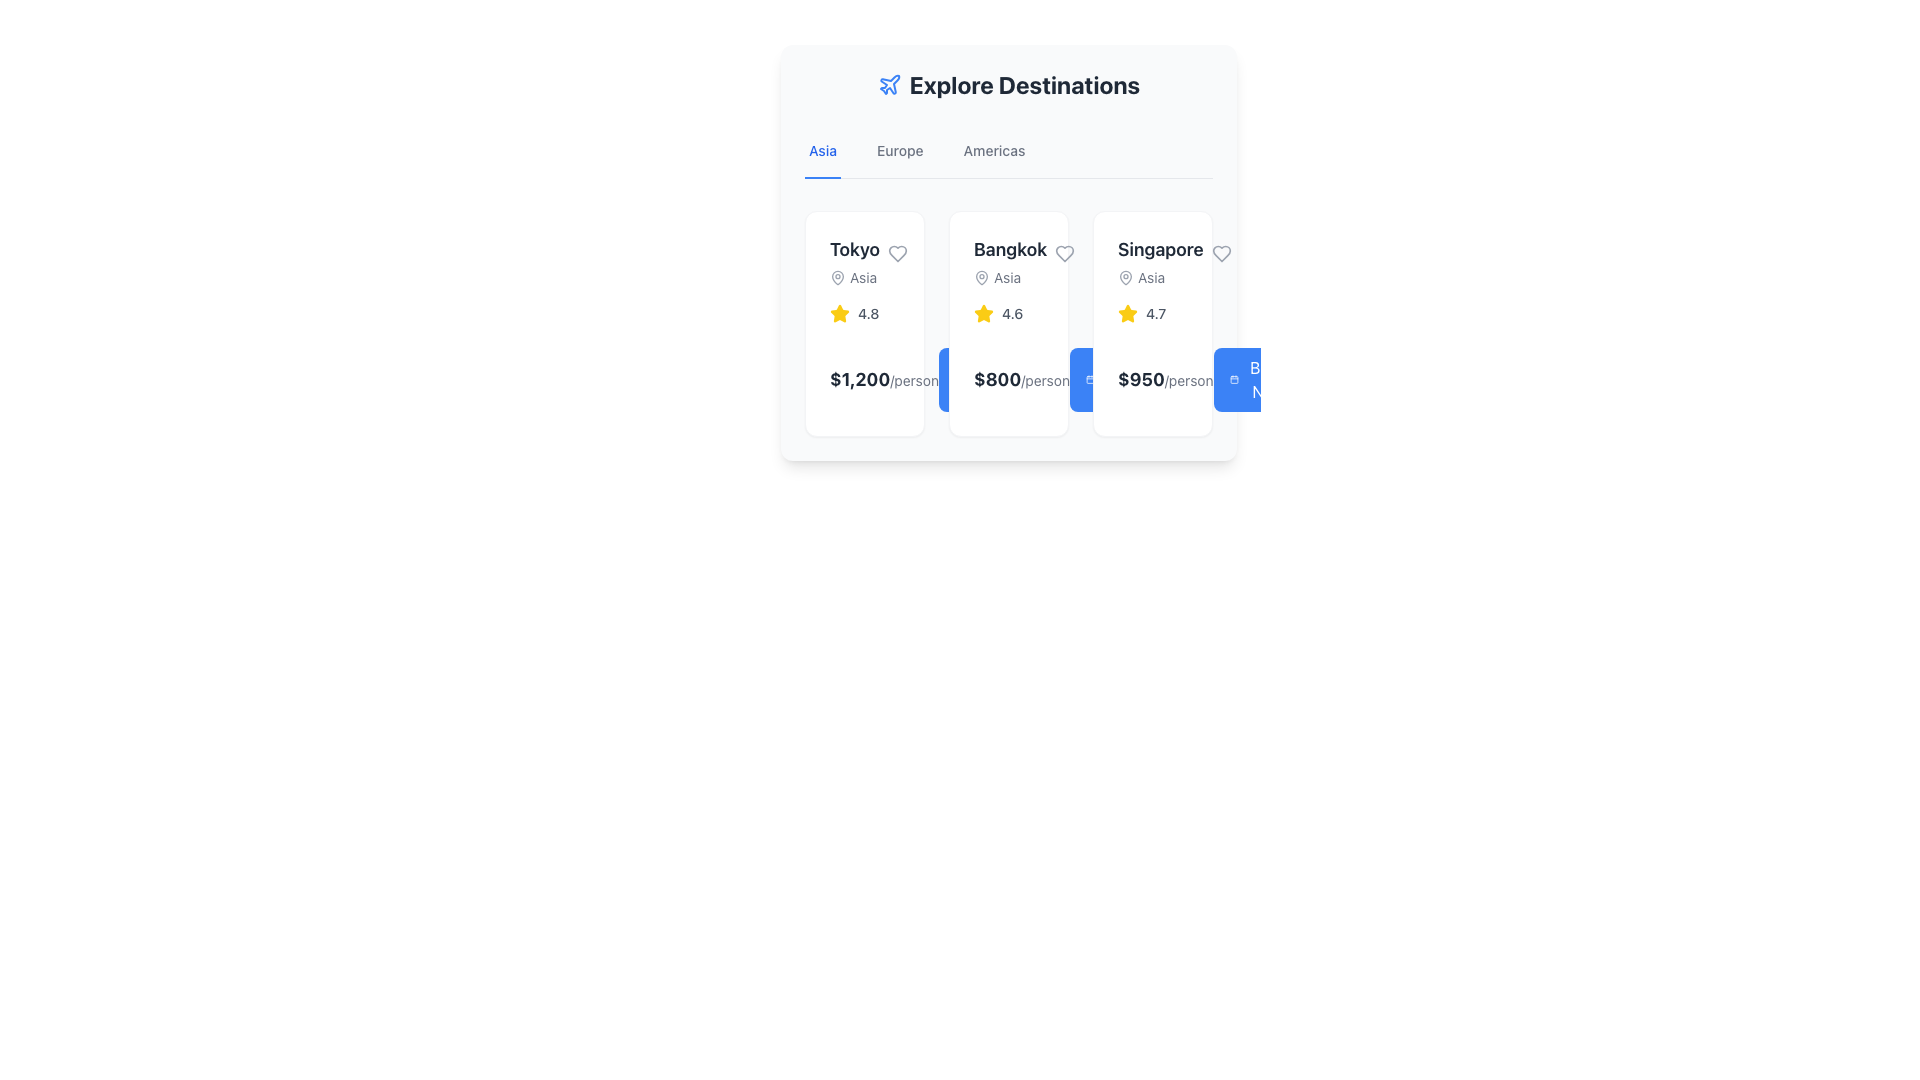  Describe the element at coordinates (983, 313) in the screenshot. I see `the rating star icon in the middle card (Bangkok) under the 'Asia' tab in the 'Explore Destinations' section, which displays the designated rating value` at that location.